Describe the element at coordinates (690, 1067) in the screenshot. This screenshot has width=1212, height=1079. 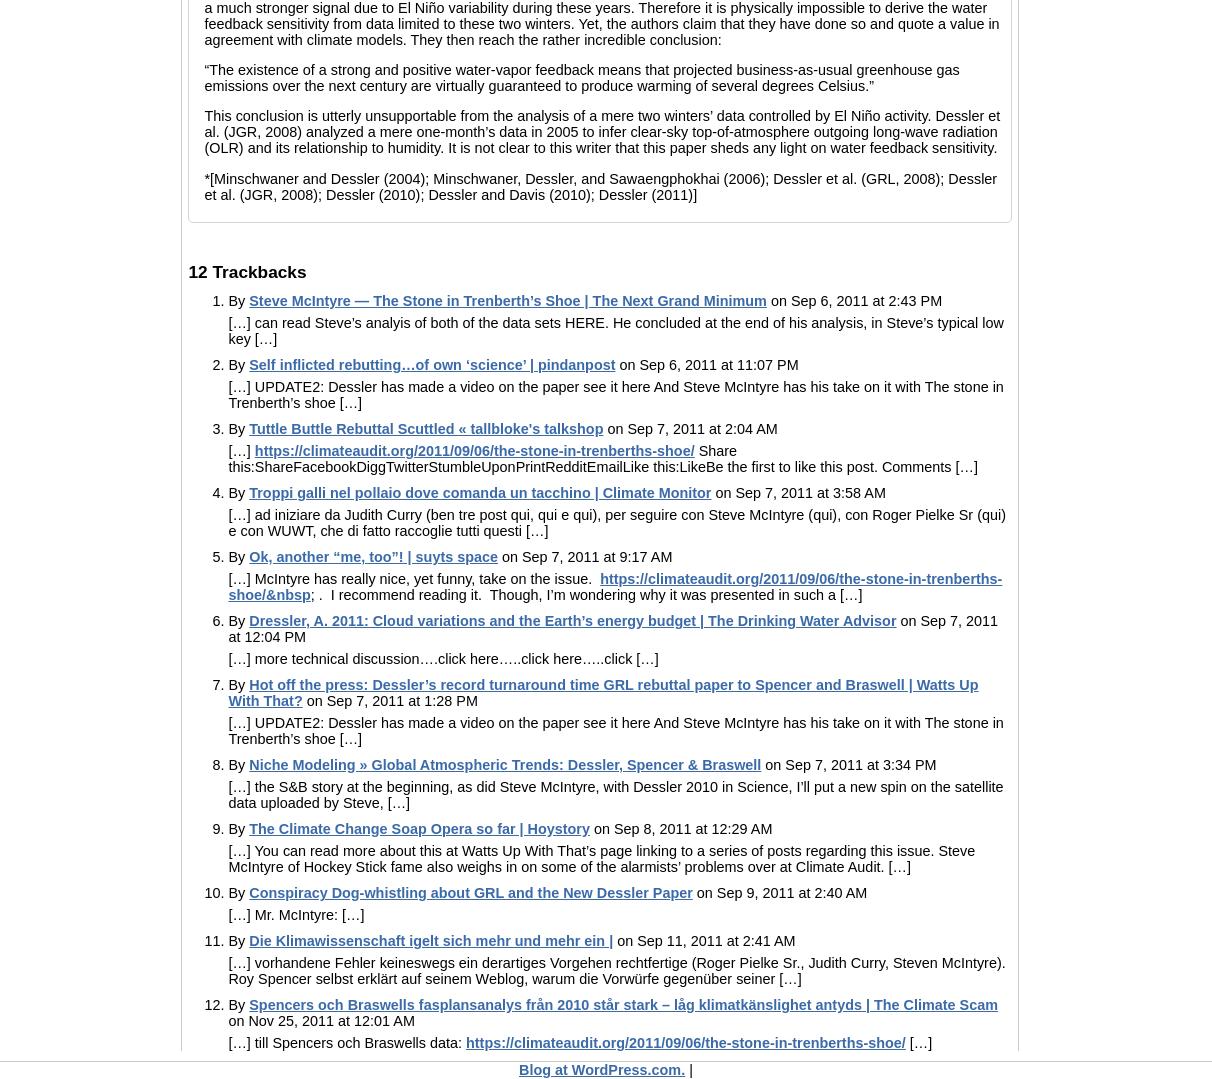
I see `'|'` at that location.